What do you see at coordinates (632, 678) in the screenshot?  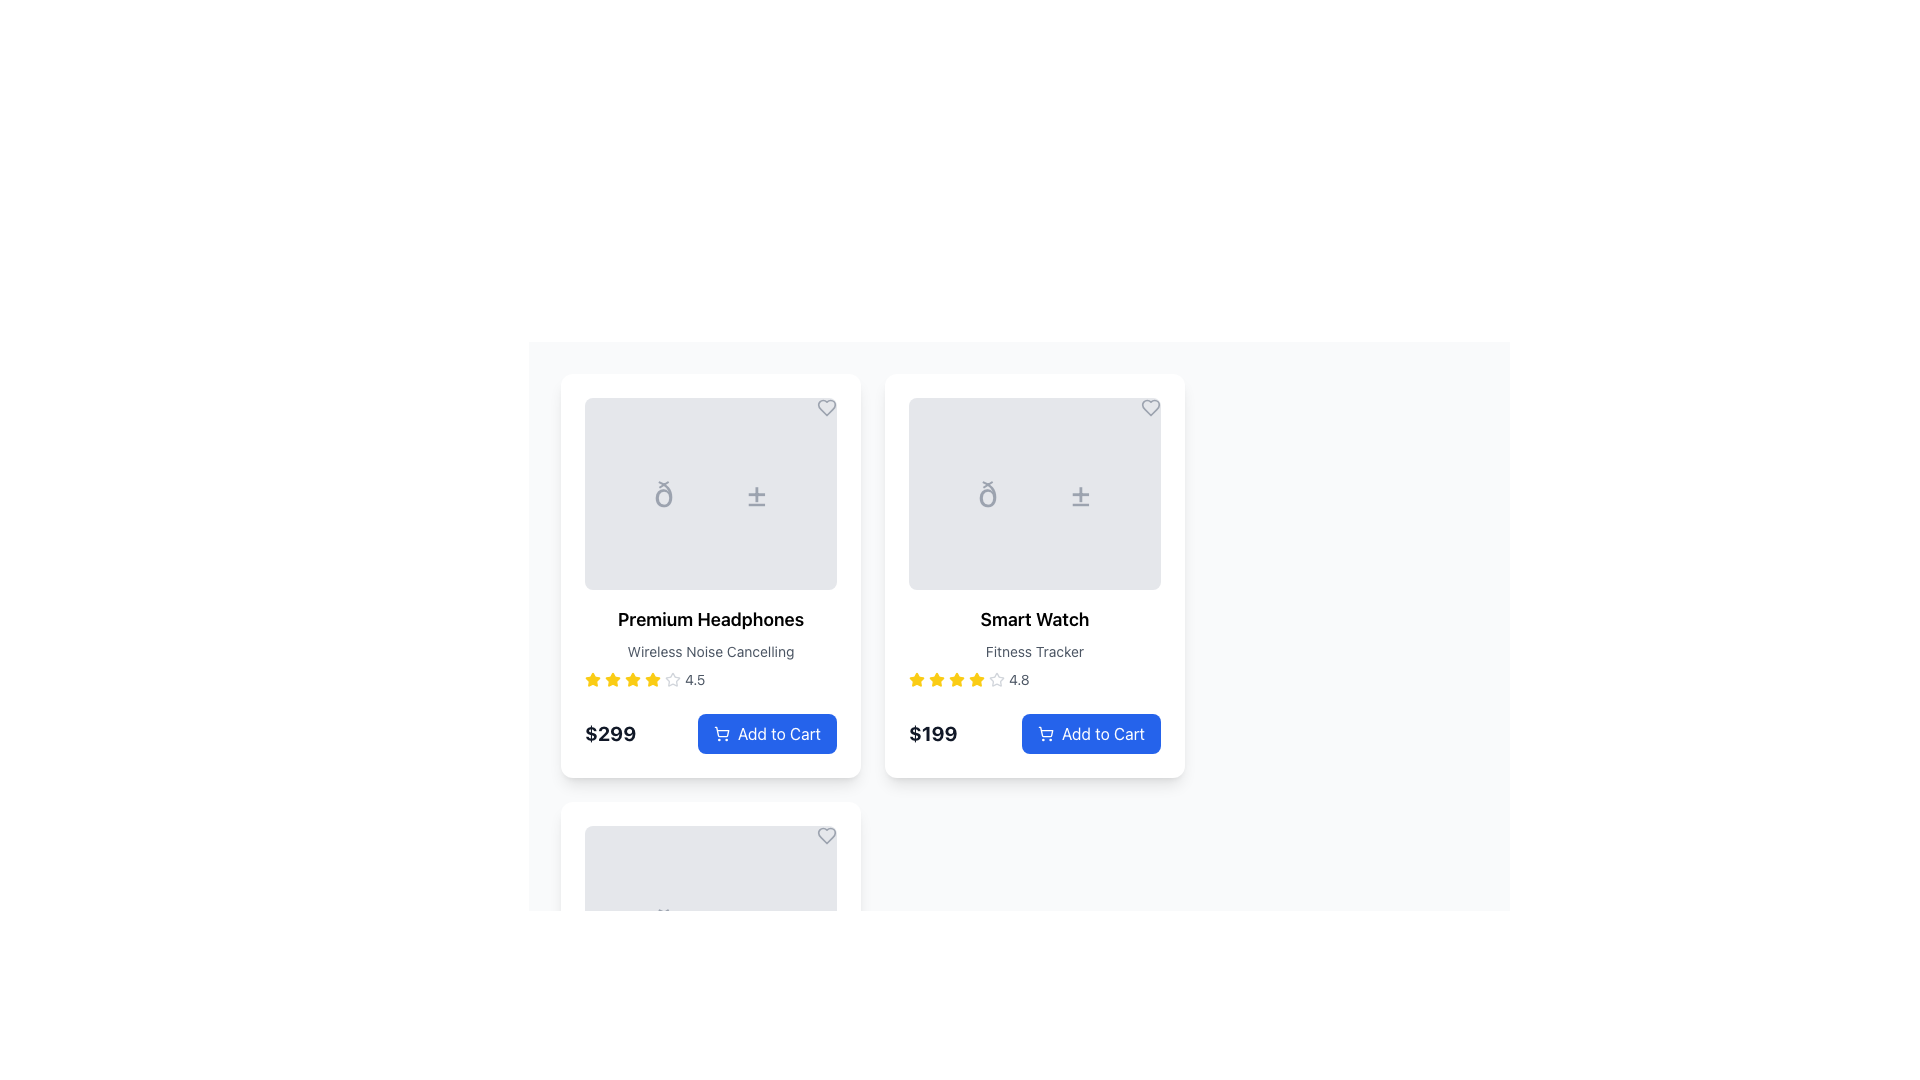 I see `the third star icon indicating a 4.5 star rating for the 'Premium Headphones' product details` at bounding box center [632, 678].